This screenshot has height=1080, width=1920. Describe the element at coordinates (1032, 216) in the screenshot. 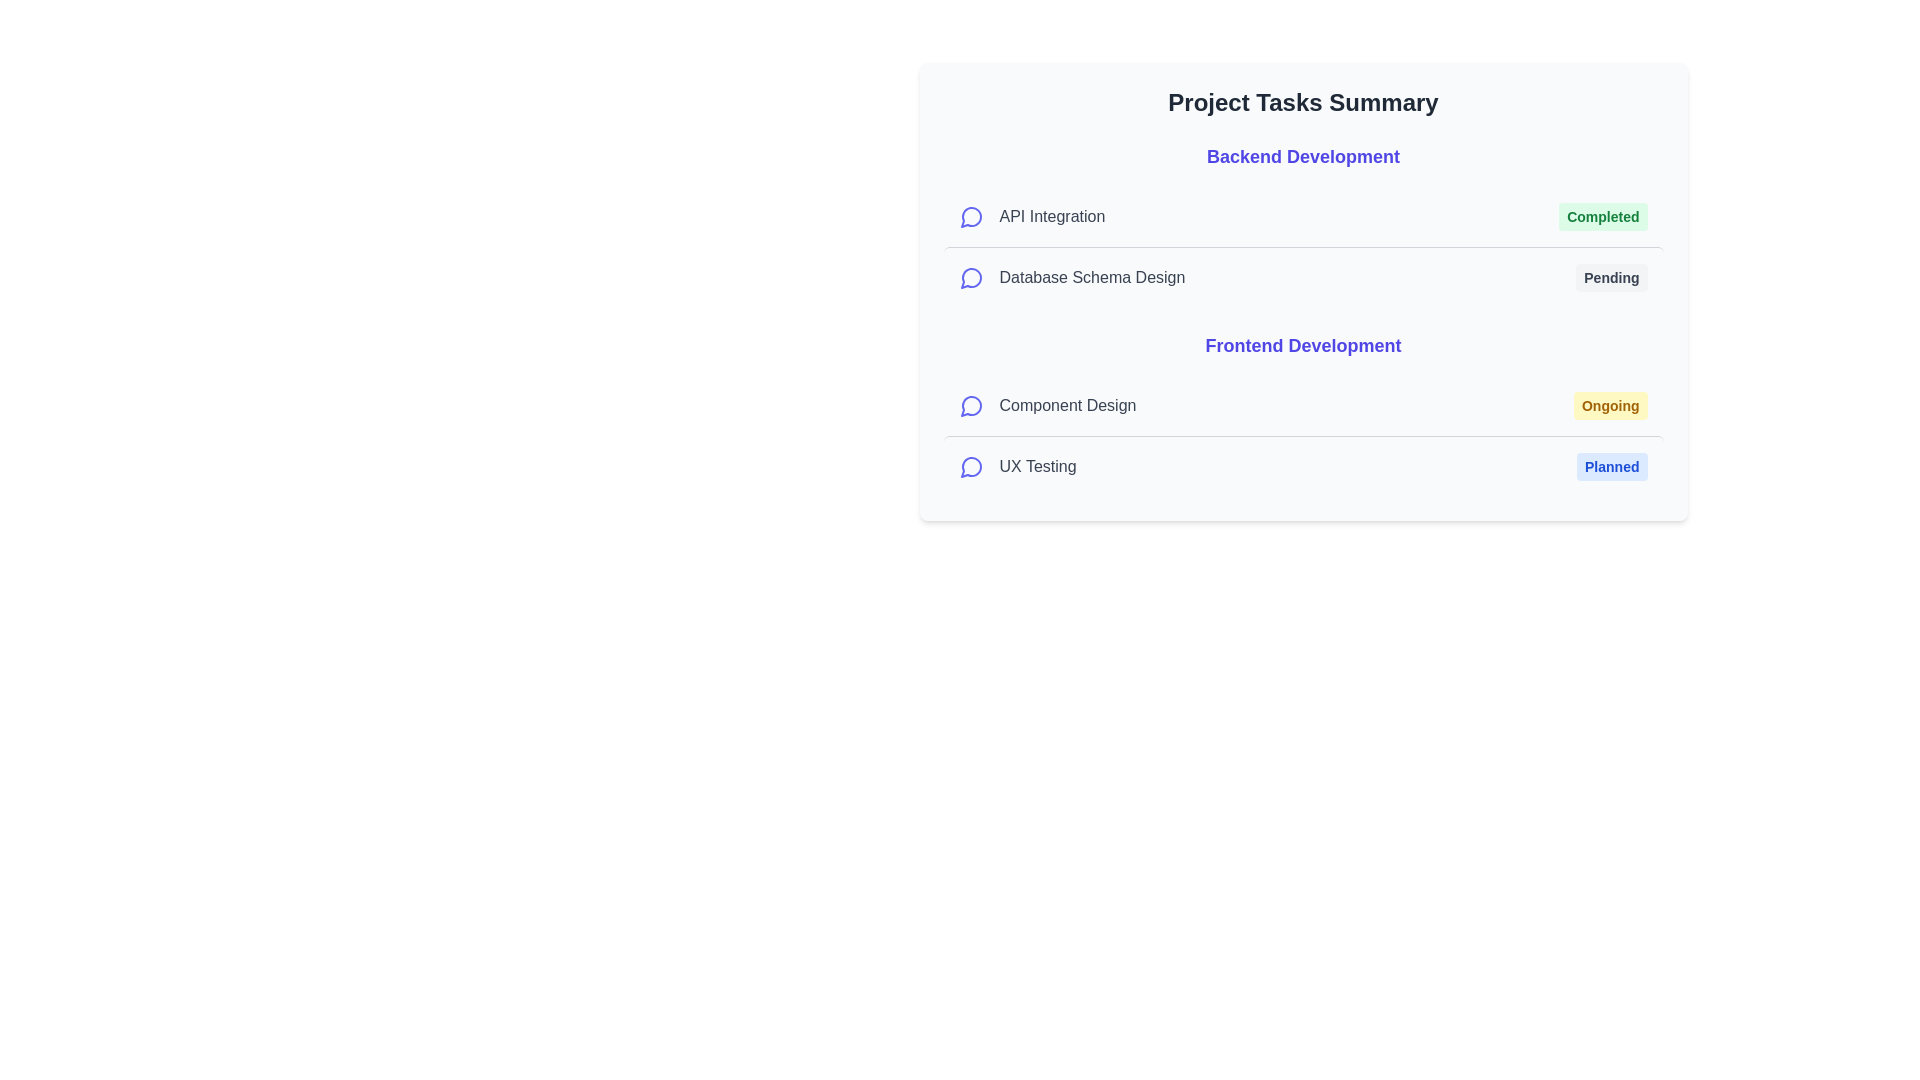

I see `the text label and icon representing the first task item in the 'Backend Development' category, which identifies a task related to backend development` at that location.